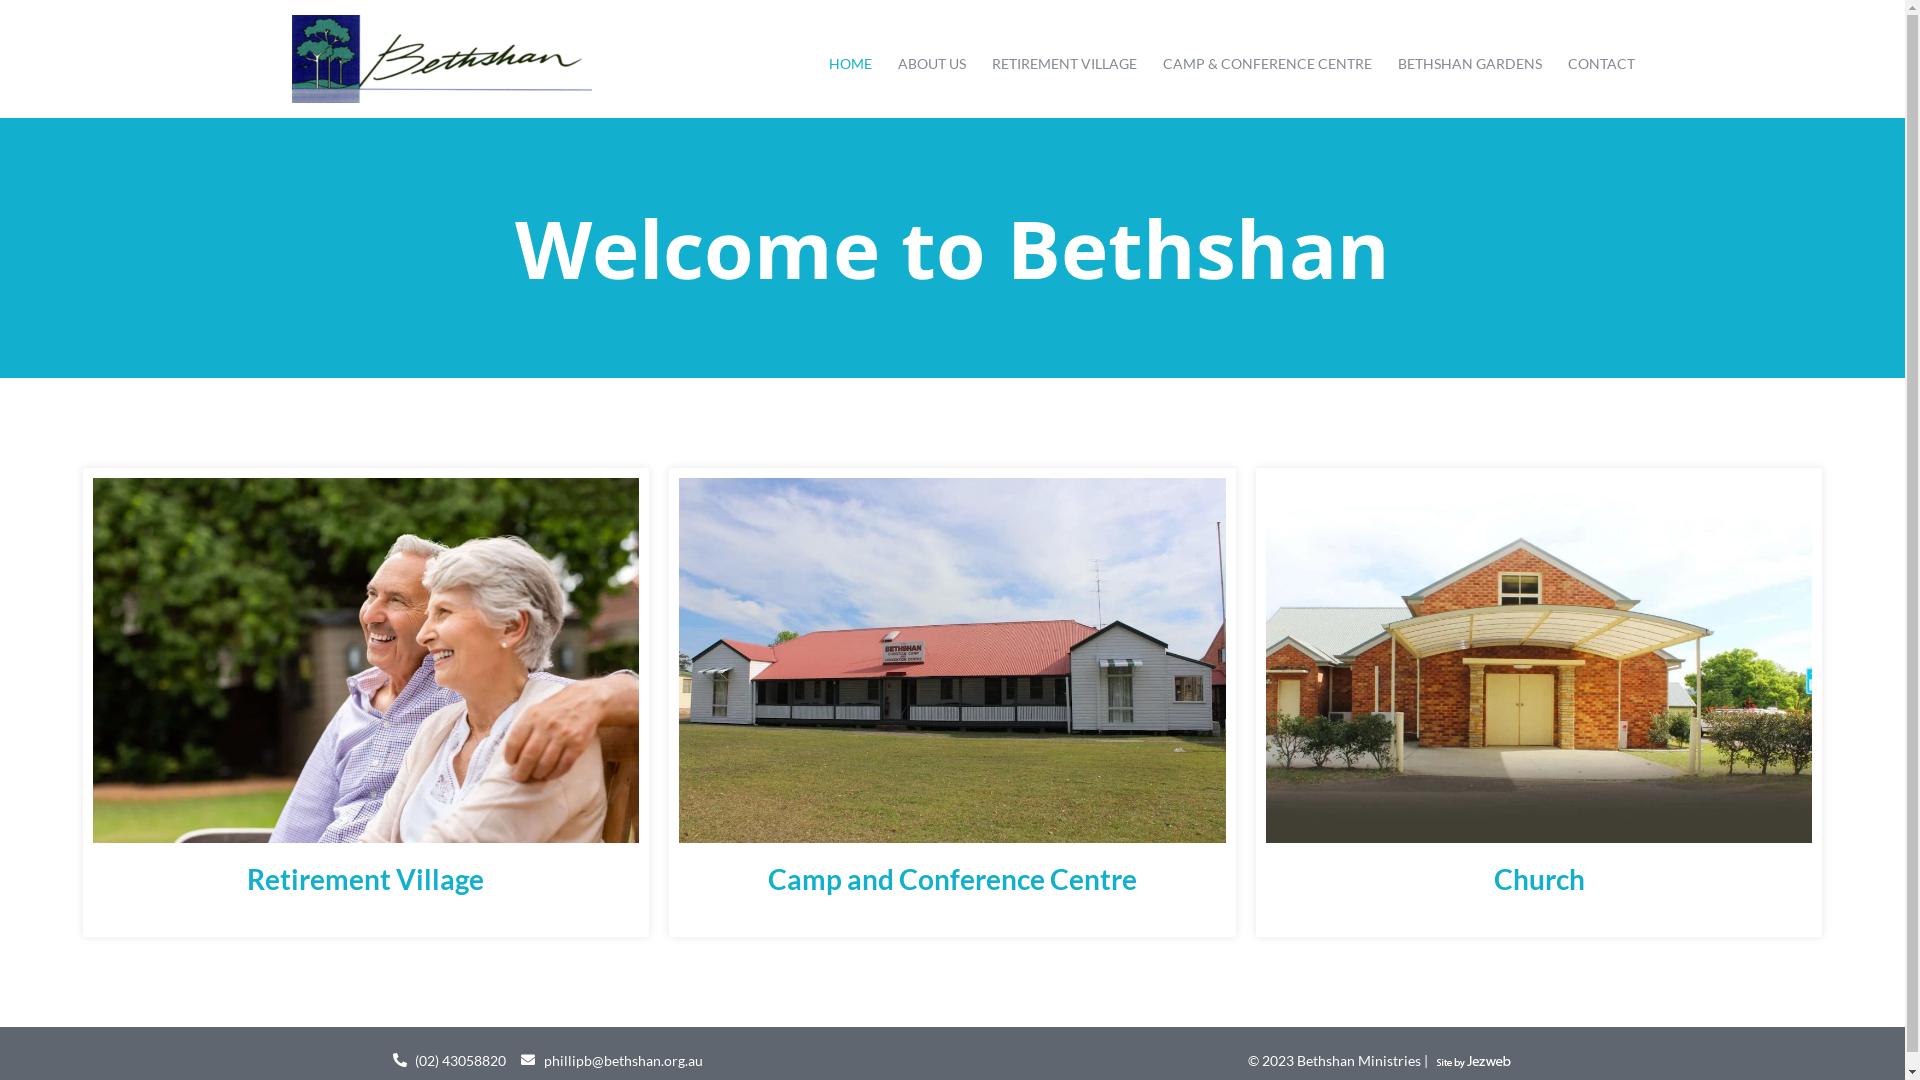  What do you see at coordinates (1266, 61) in the screenshot?
I see `'CAMP & CONFERENCE CENTRE'` at bounding box center [1266, 61].